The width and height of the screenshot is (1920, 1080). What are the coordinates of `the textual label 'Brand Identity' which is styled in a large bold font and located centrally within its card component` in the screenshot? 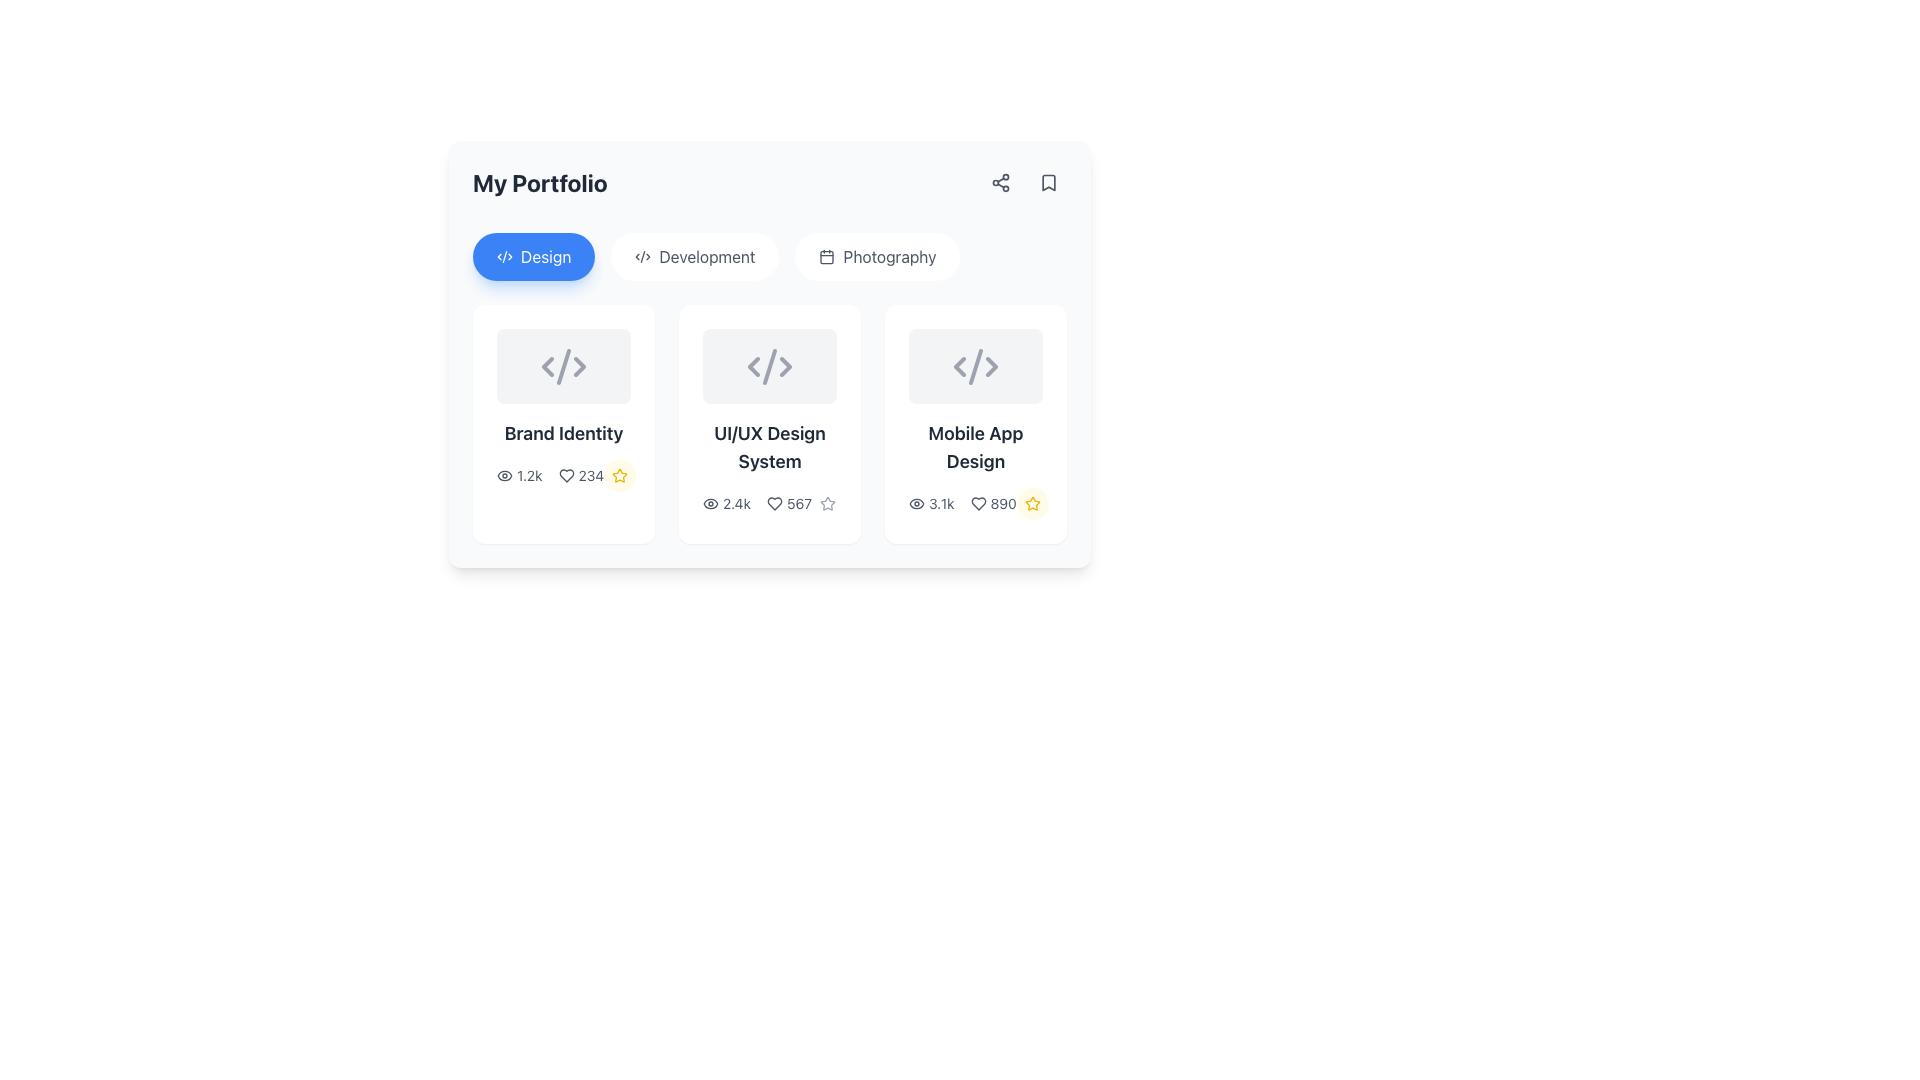 It's located at (563, 433).